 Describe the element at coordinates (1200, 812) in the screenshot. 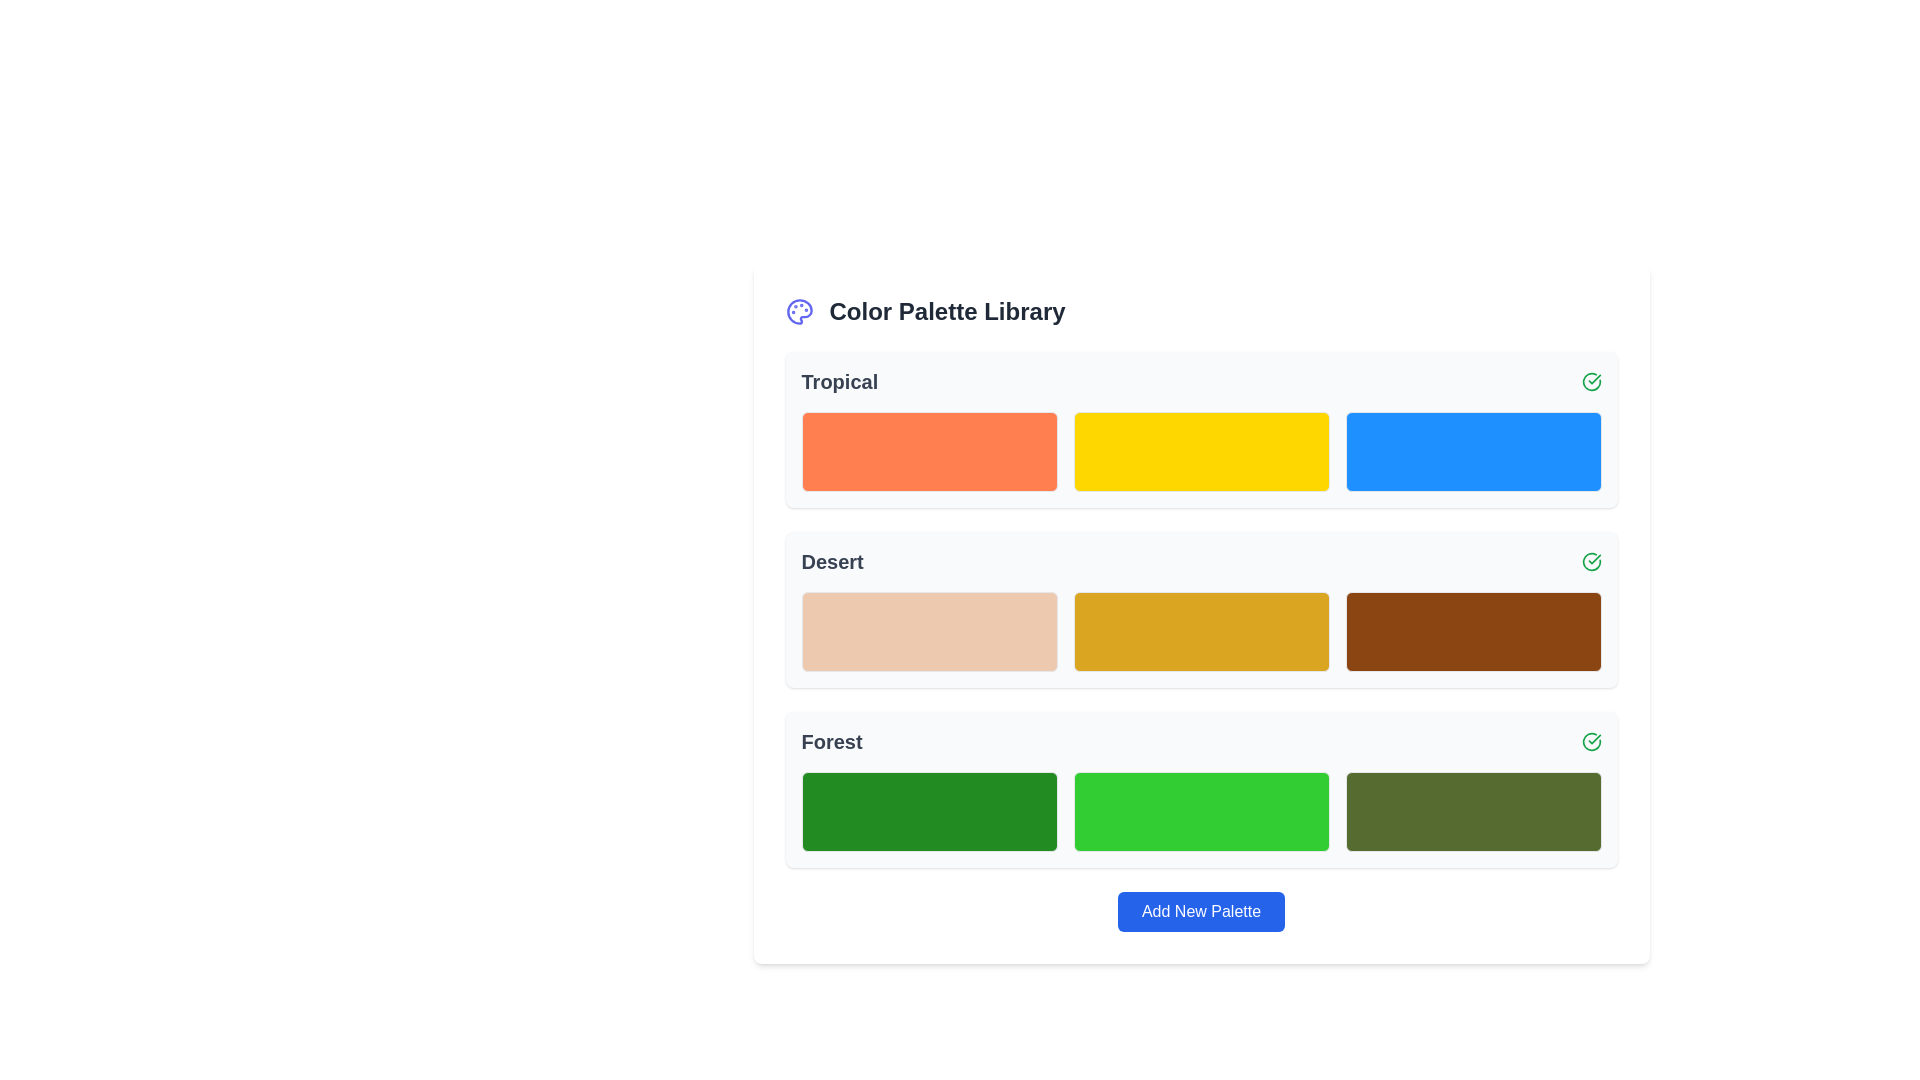

I see `the static color box representing 'Forest' in the palette, which is located in the second column of its row and is non-interactive` at that location.